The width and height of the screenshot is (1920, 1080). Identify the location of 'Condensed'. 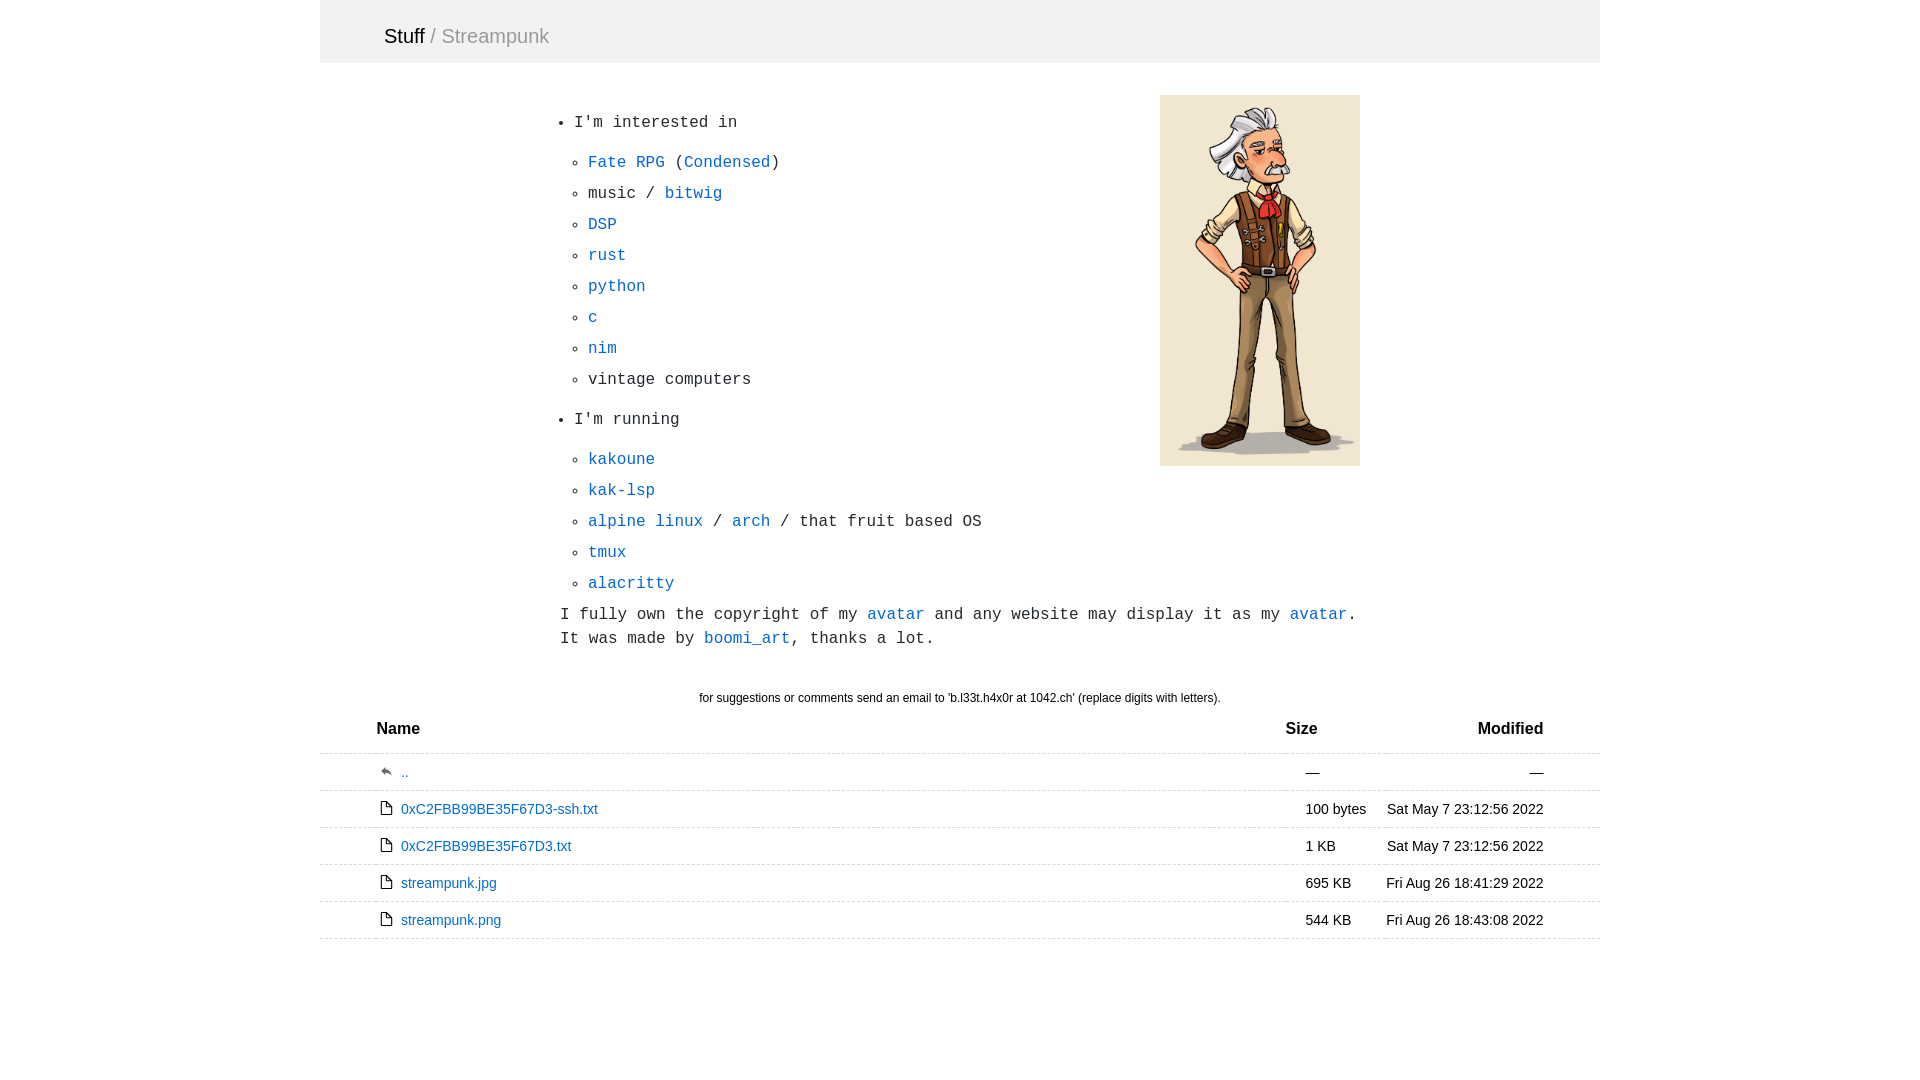
(684, 161).